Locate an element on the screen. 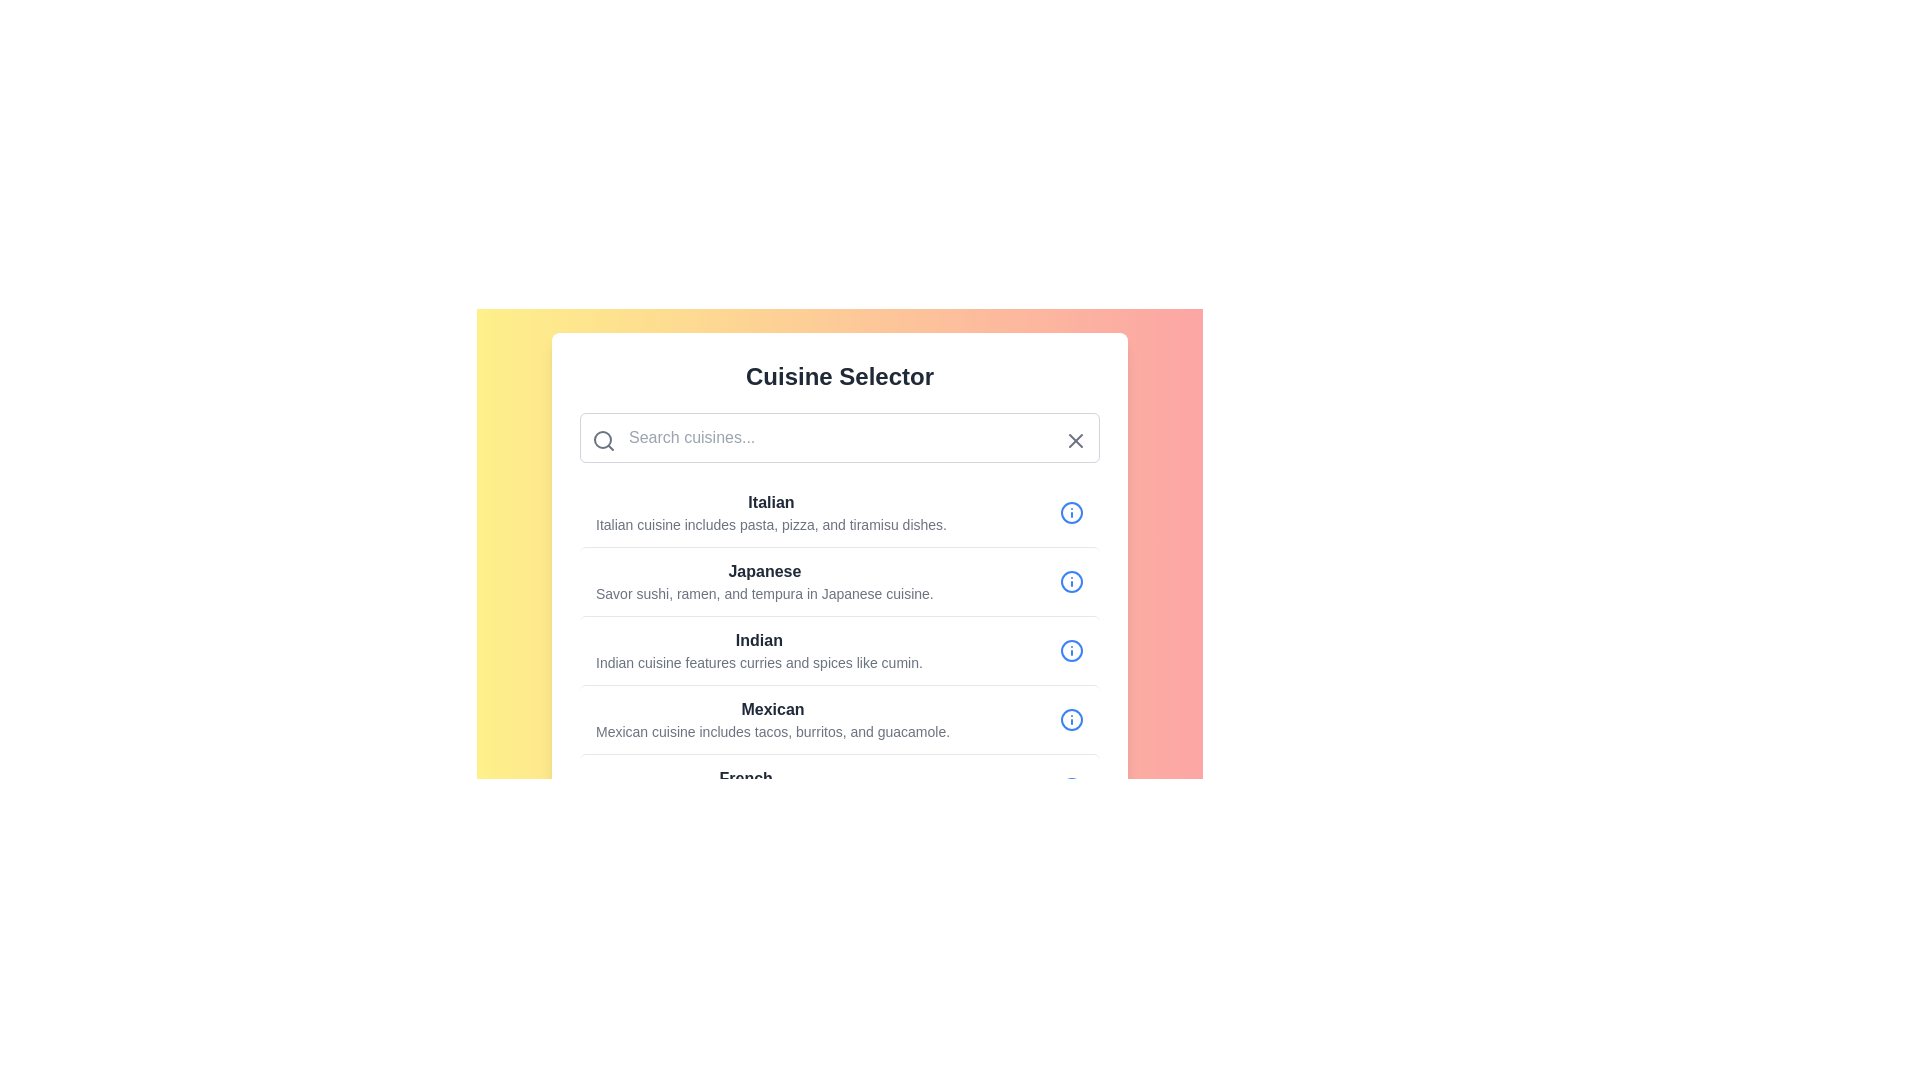 The width and height of the screenshot is (1920, 1080). the descriptive text stating 'Italian cuisine includes pasta, pizza, and tiramisu dishes.' which is positioned below the 'Italian' header and is part of the first entry in the list of cuisines is located at coordinates (770, 523).